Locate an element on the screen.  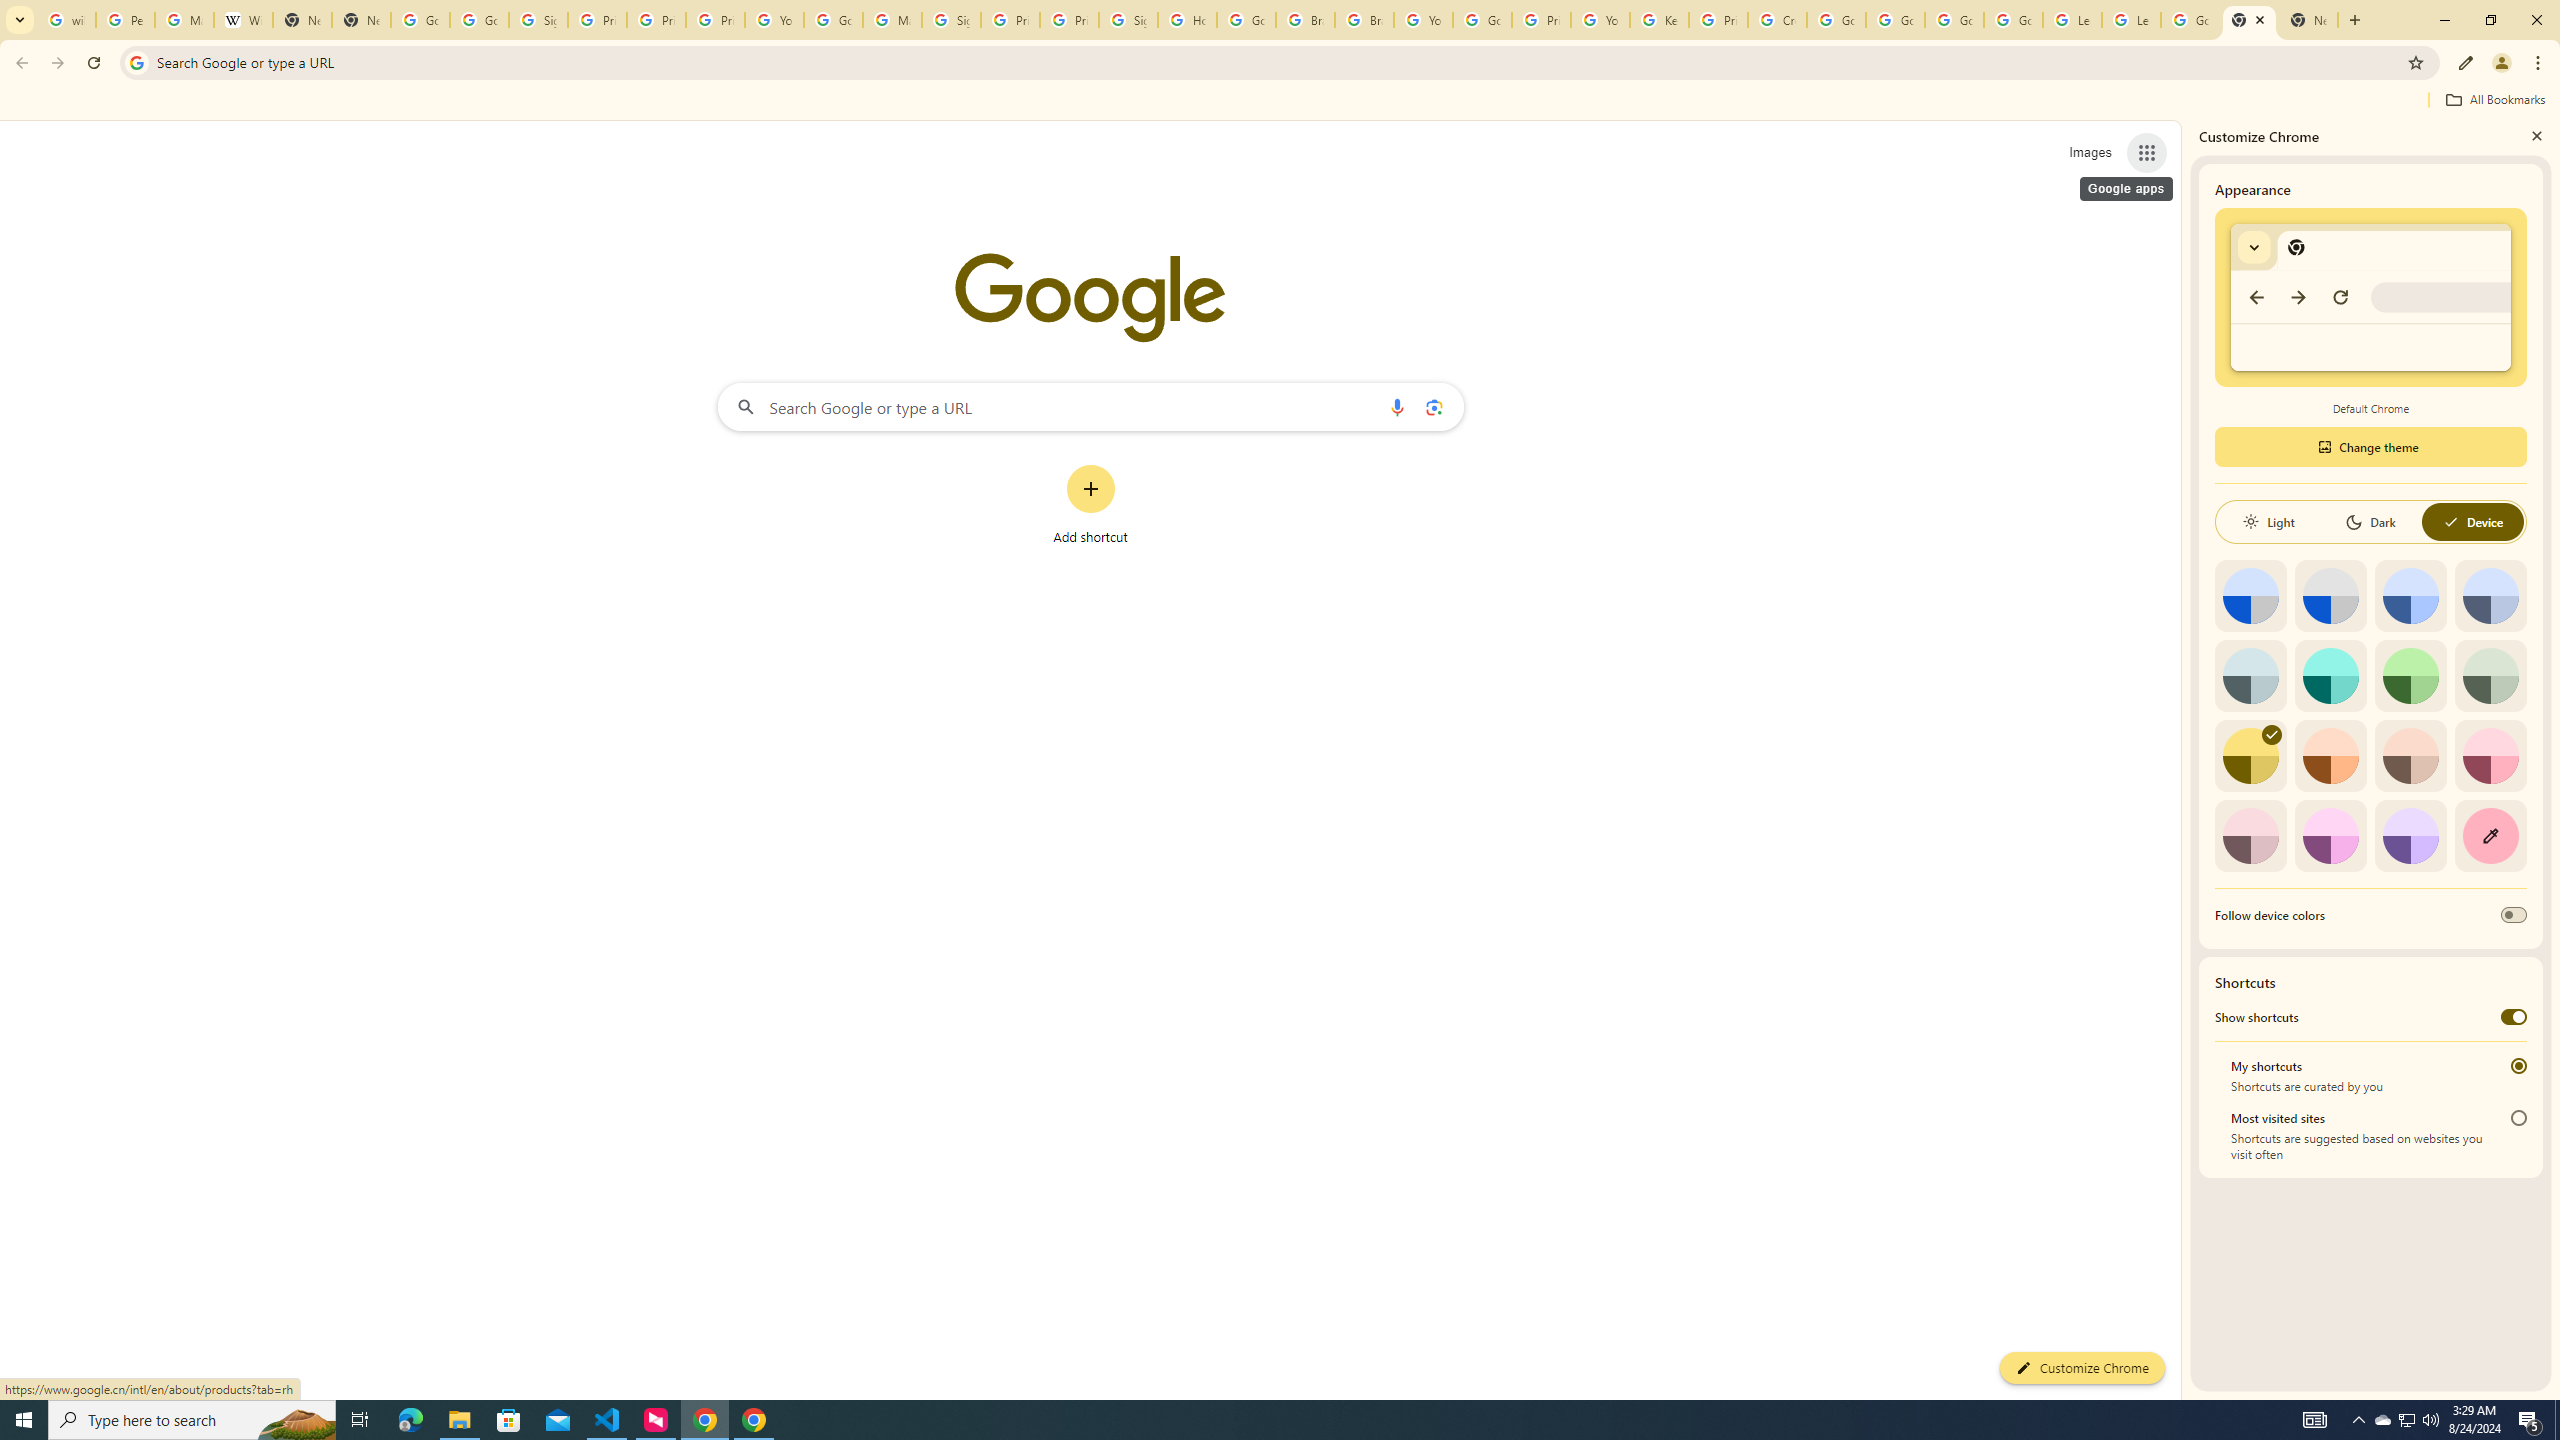
'Search for Images ' is located at coordinates (2090, 153).